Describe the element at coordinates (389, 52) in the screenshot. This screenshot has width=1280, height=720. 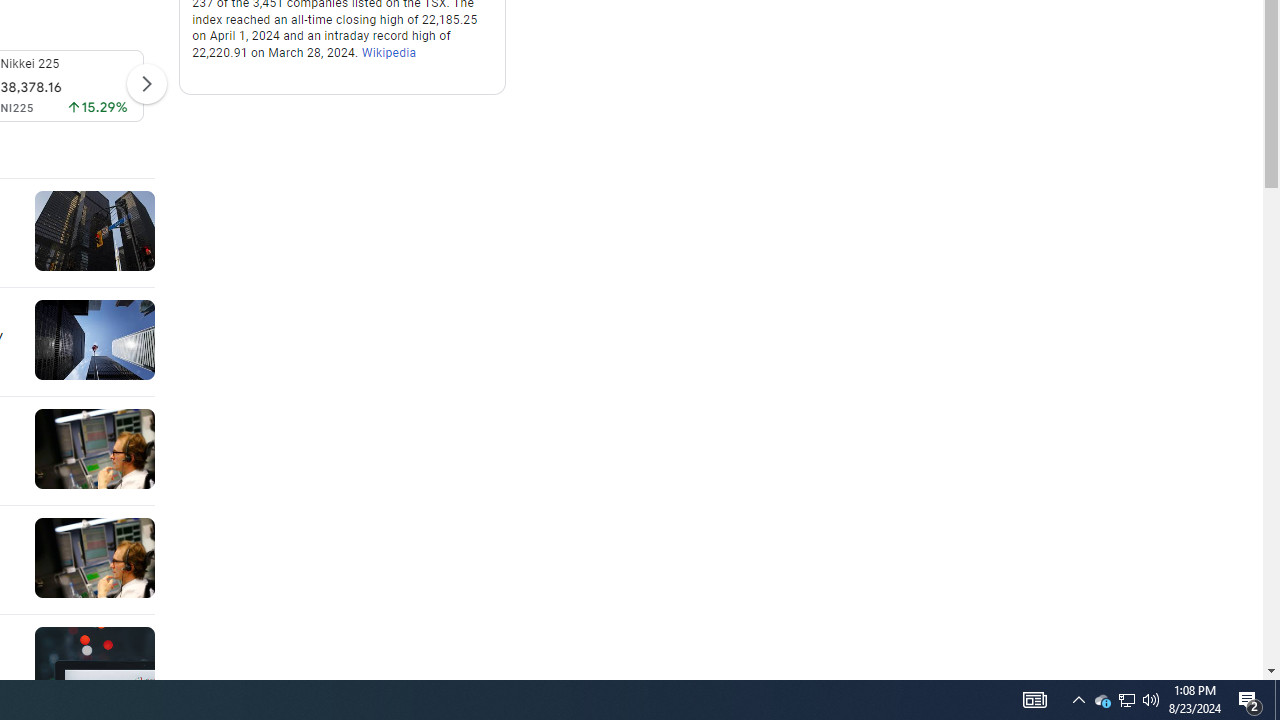
I see `'Wikipedia'` at that location.